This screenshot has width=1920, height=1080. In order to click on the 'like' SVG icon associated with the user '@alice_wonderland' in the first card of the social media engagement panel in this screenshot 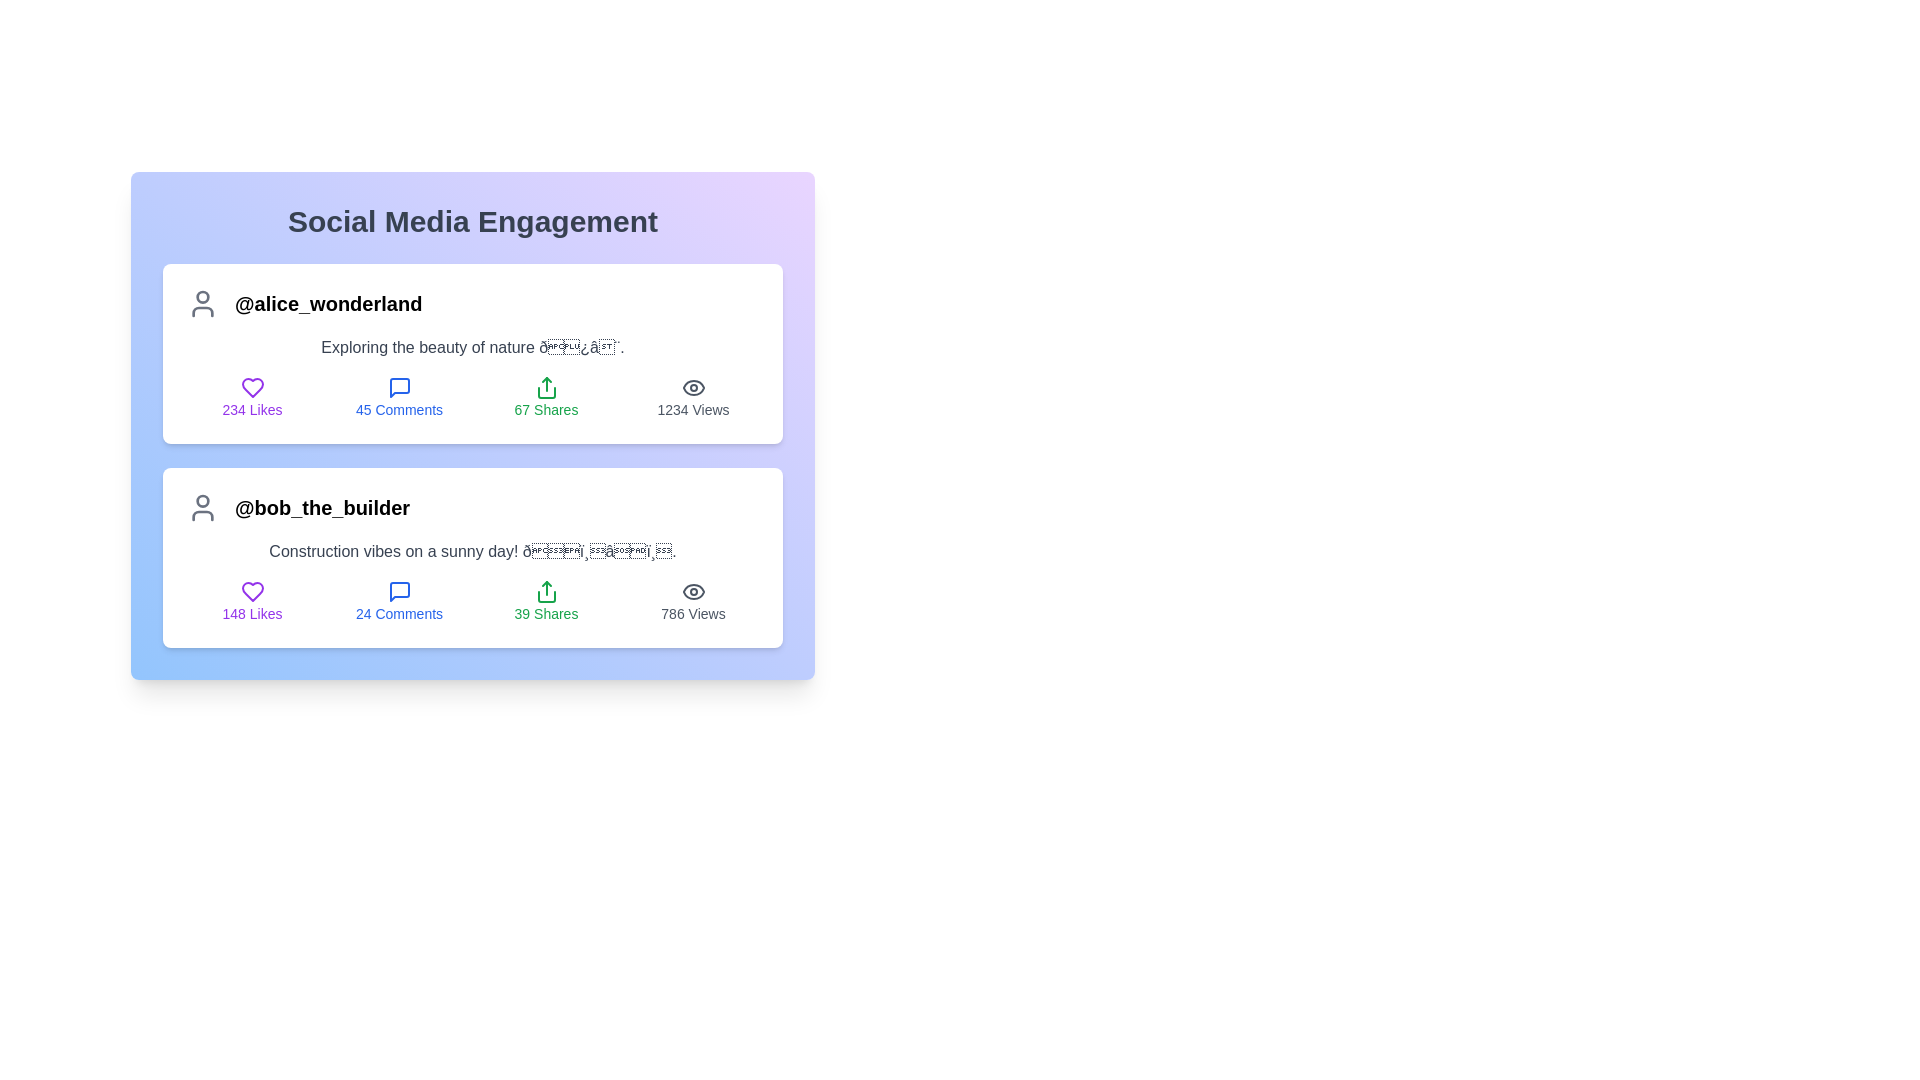, I will do `click(251, 388)`.